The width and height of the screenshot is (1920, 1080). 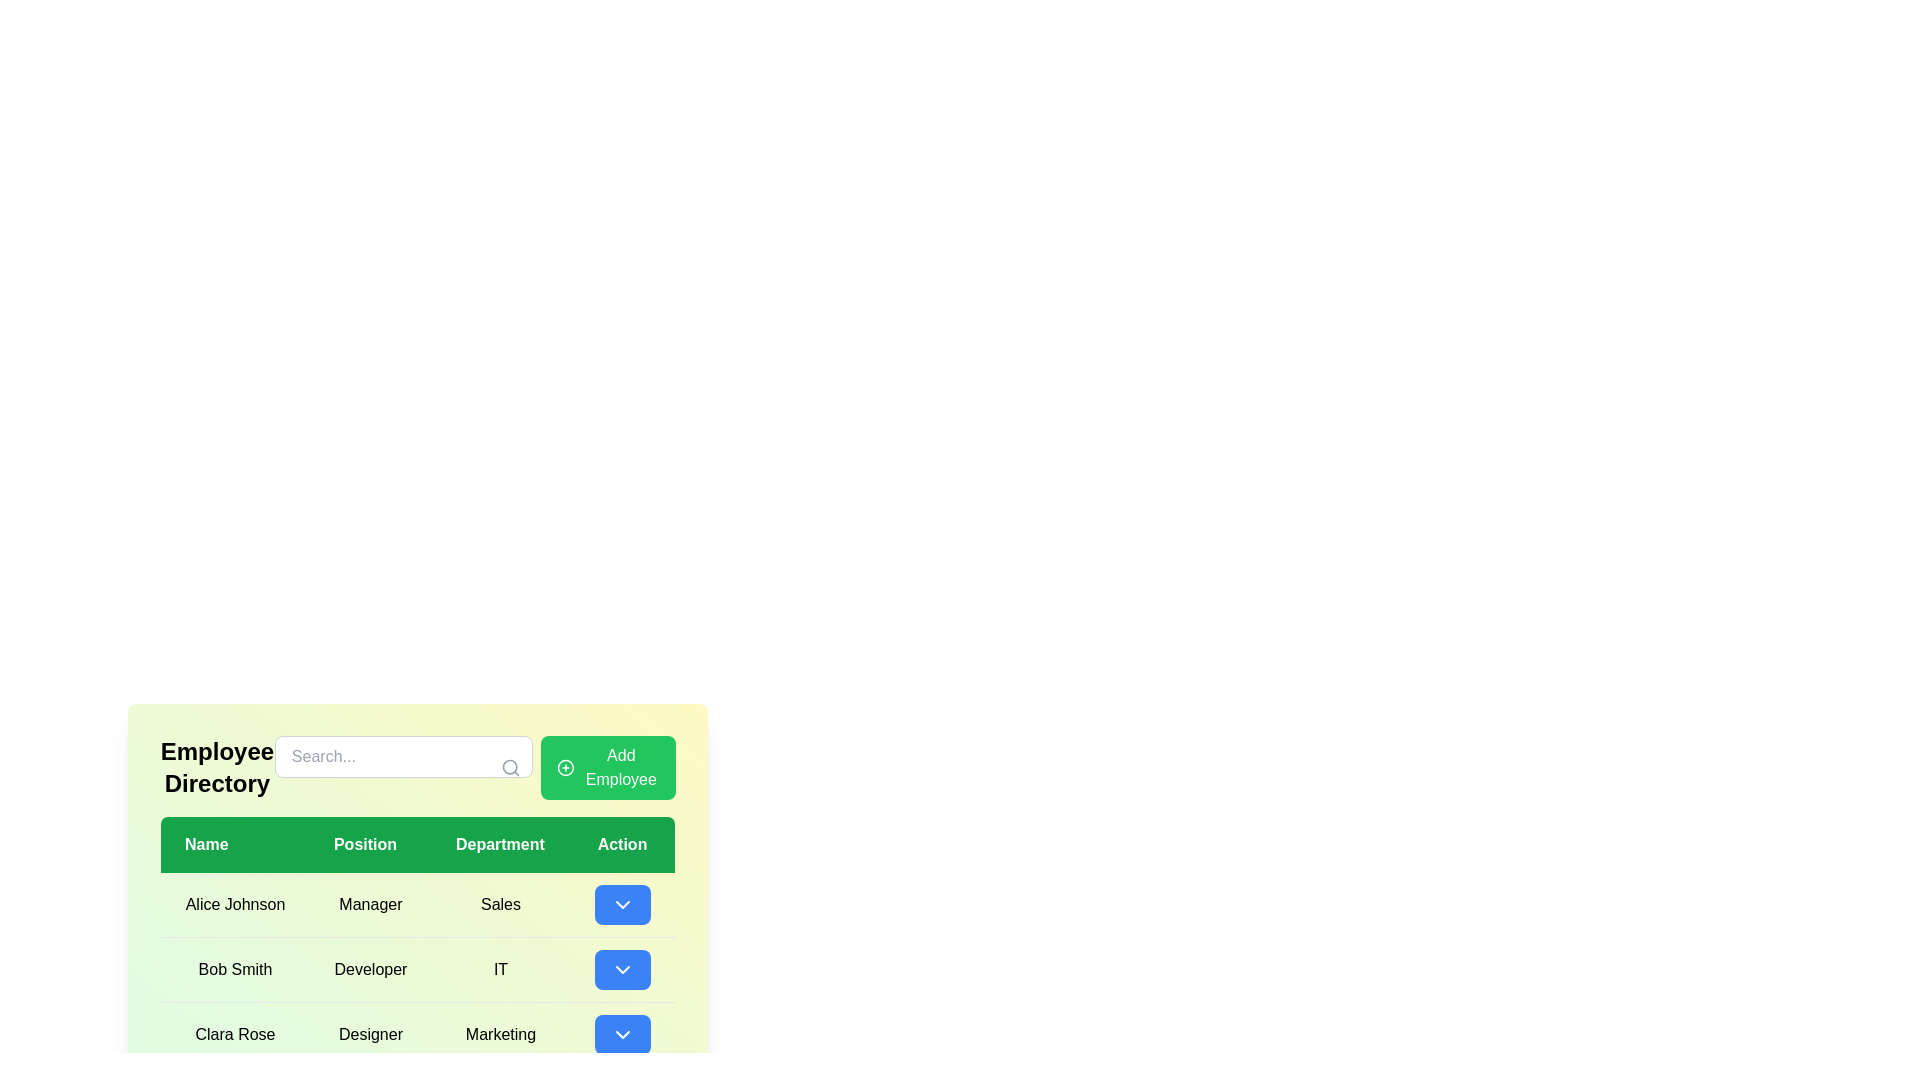 What do you see at coordinates (621, 968) in the screenshot?
I see `the button in the 'Action' column associated with 'Bob Smith'` at bounding box center [621, 968].